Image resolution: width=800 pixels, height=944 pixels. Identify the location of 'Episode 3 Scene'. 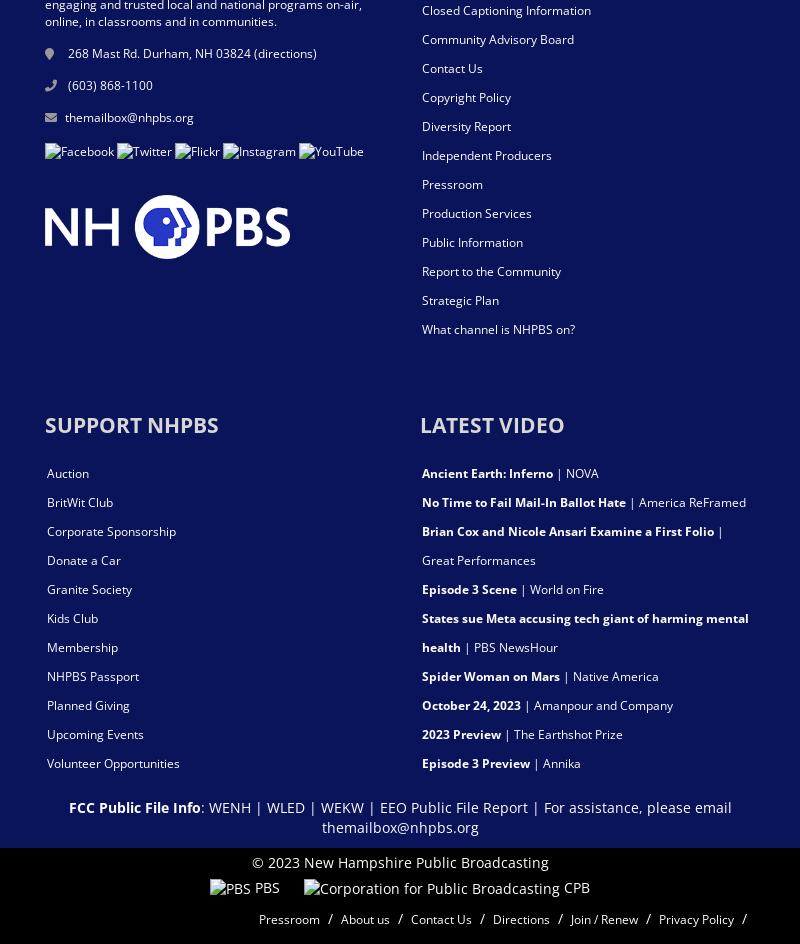
(469, 587).